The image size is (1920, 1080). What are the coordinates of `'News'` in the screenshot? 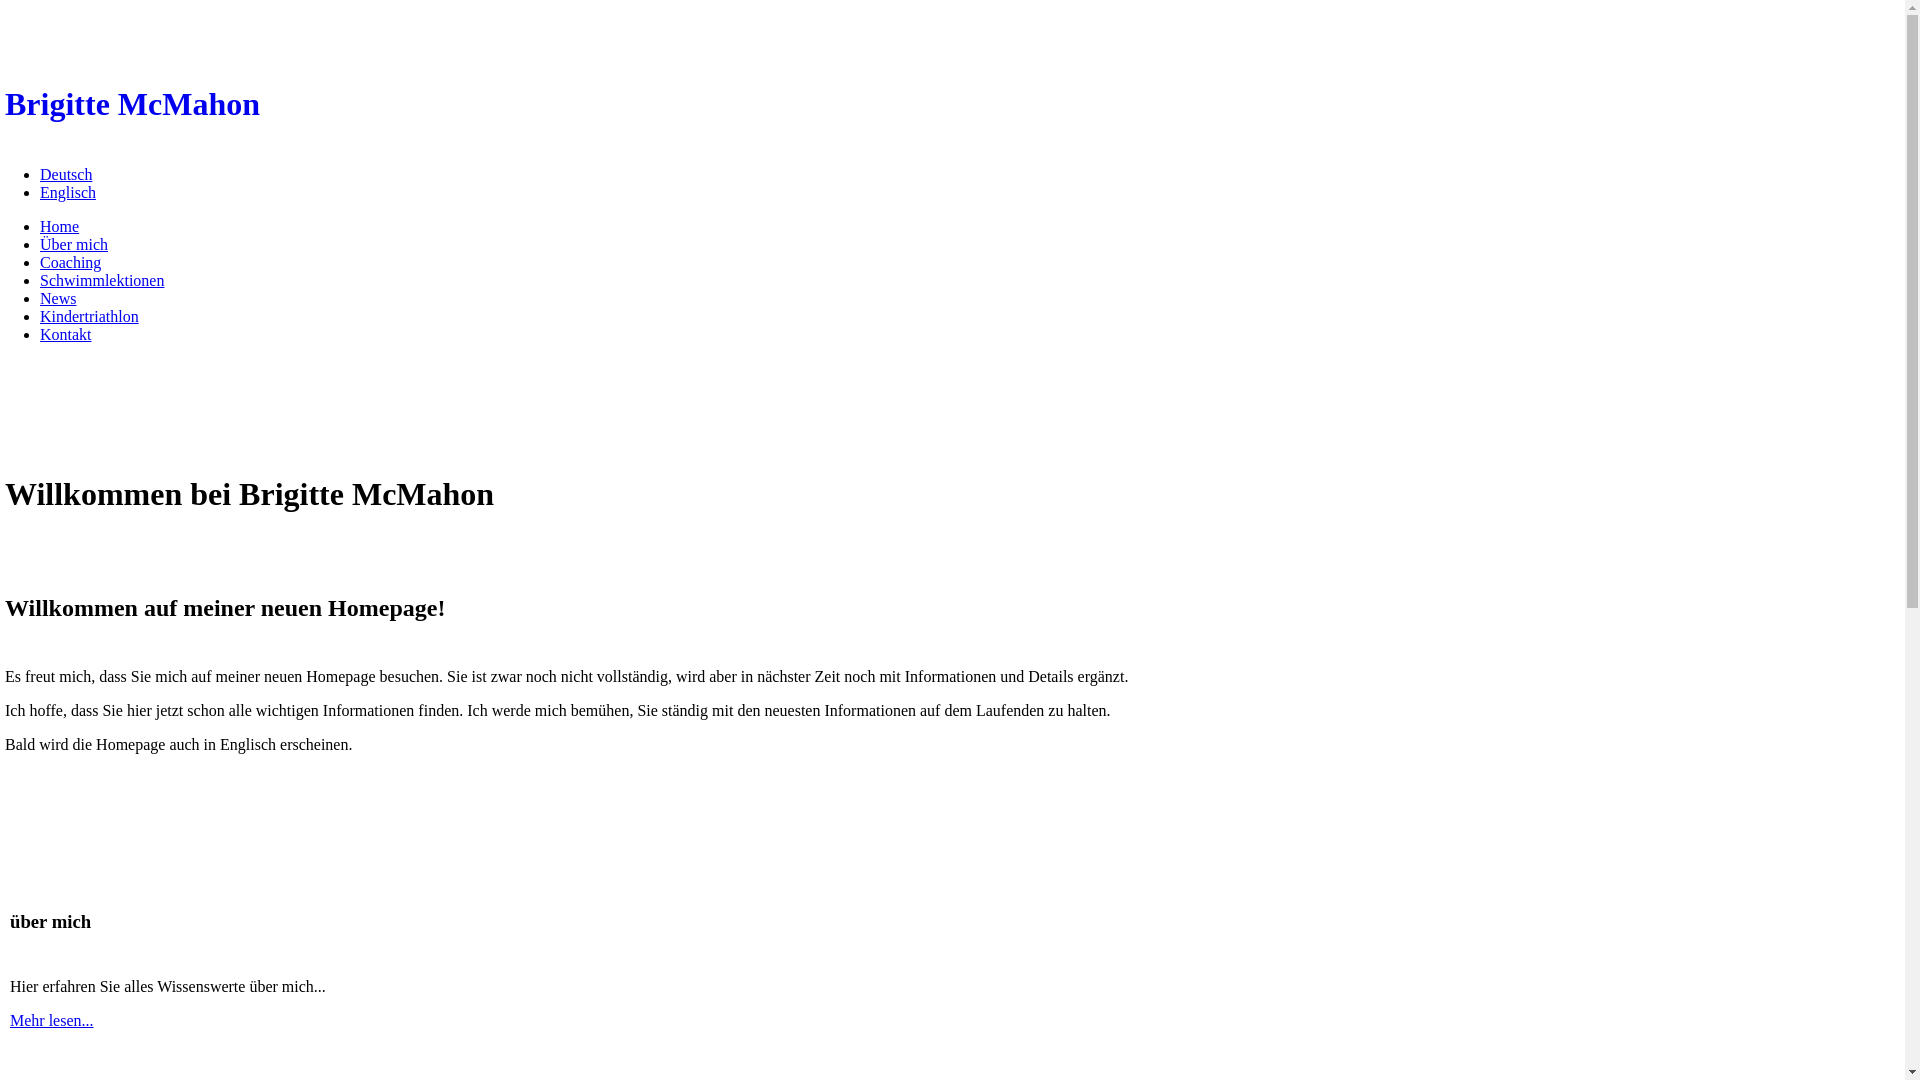 It's located at (57, 298).